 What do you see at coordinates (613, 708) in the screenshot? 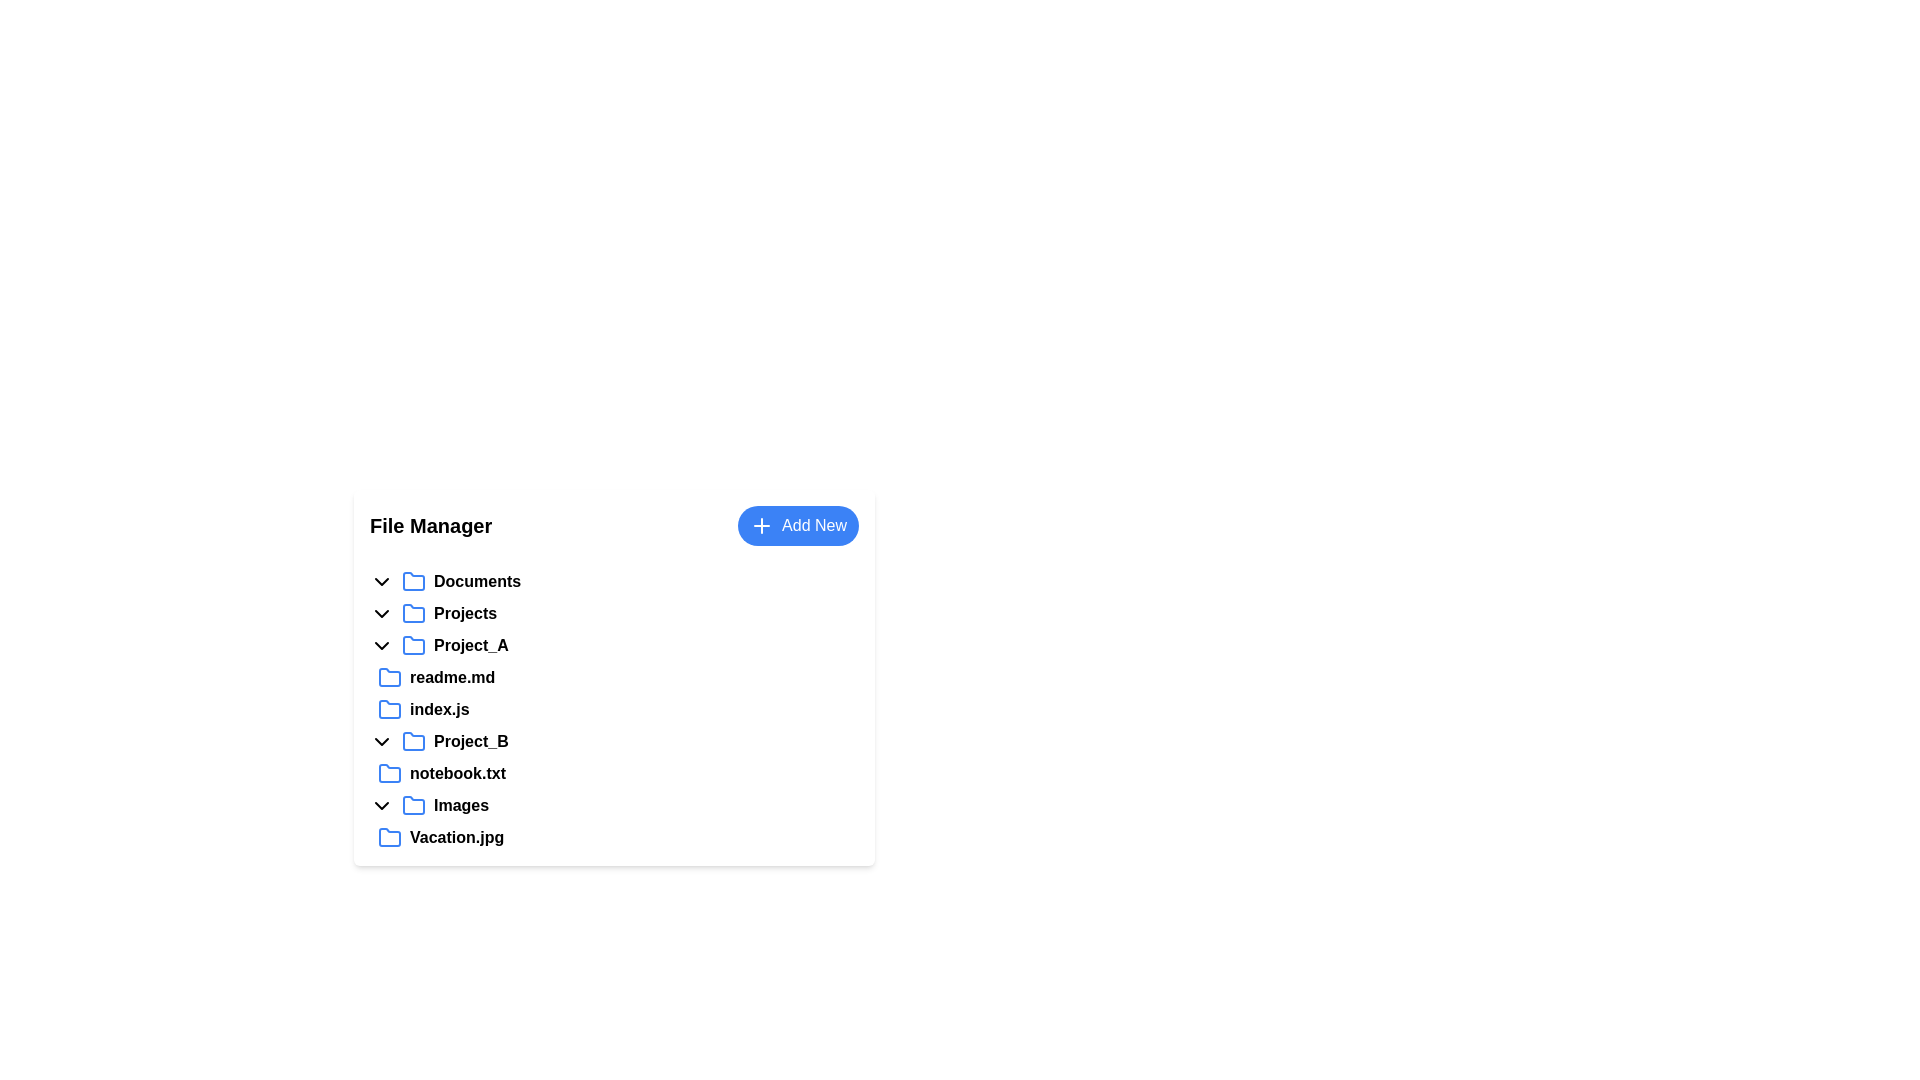
I see `the list item representing the file 'index.js' in the 'Project_A' section of the file manager` at bounding box center [613, 708].